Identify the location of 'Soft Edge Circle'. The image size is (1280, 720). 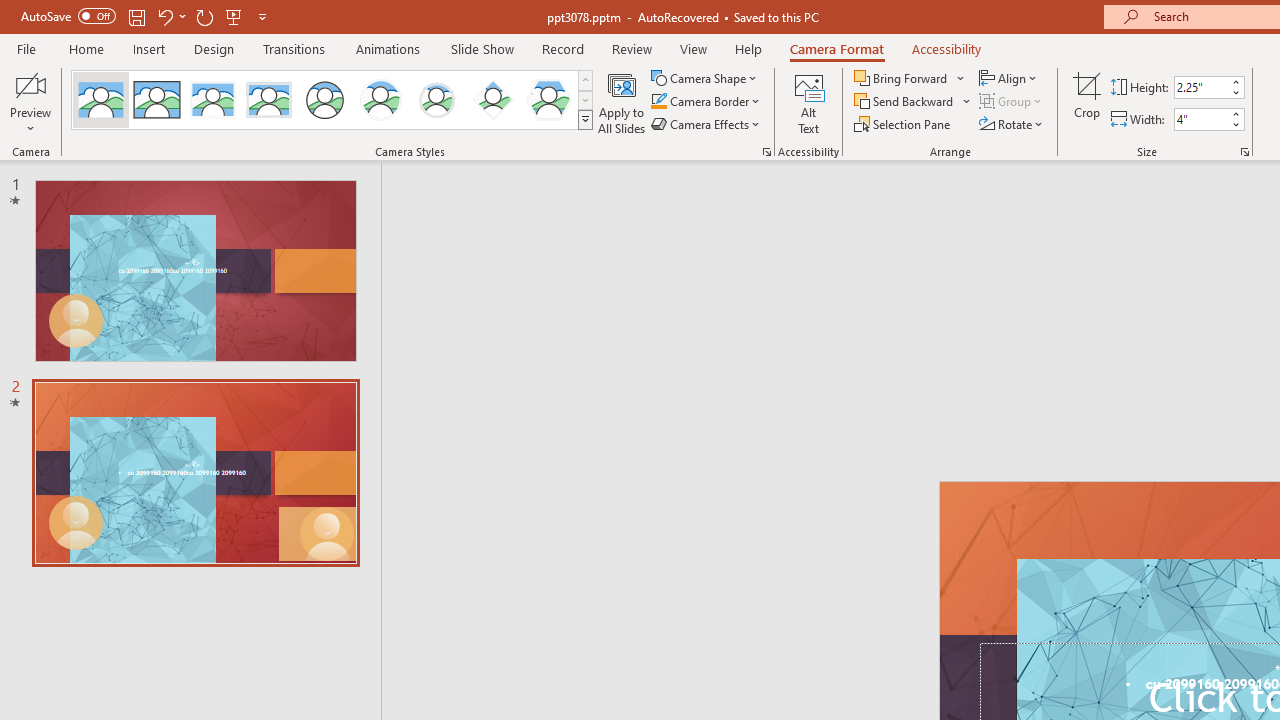
(436, 100).